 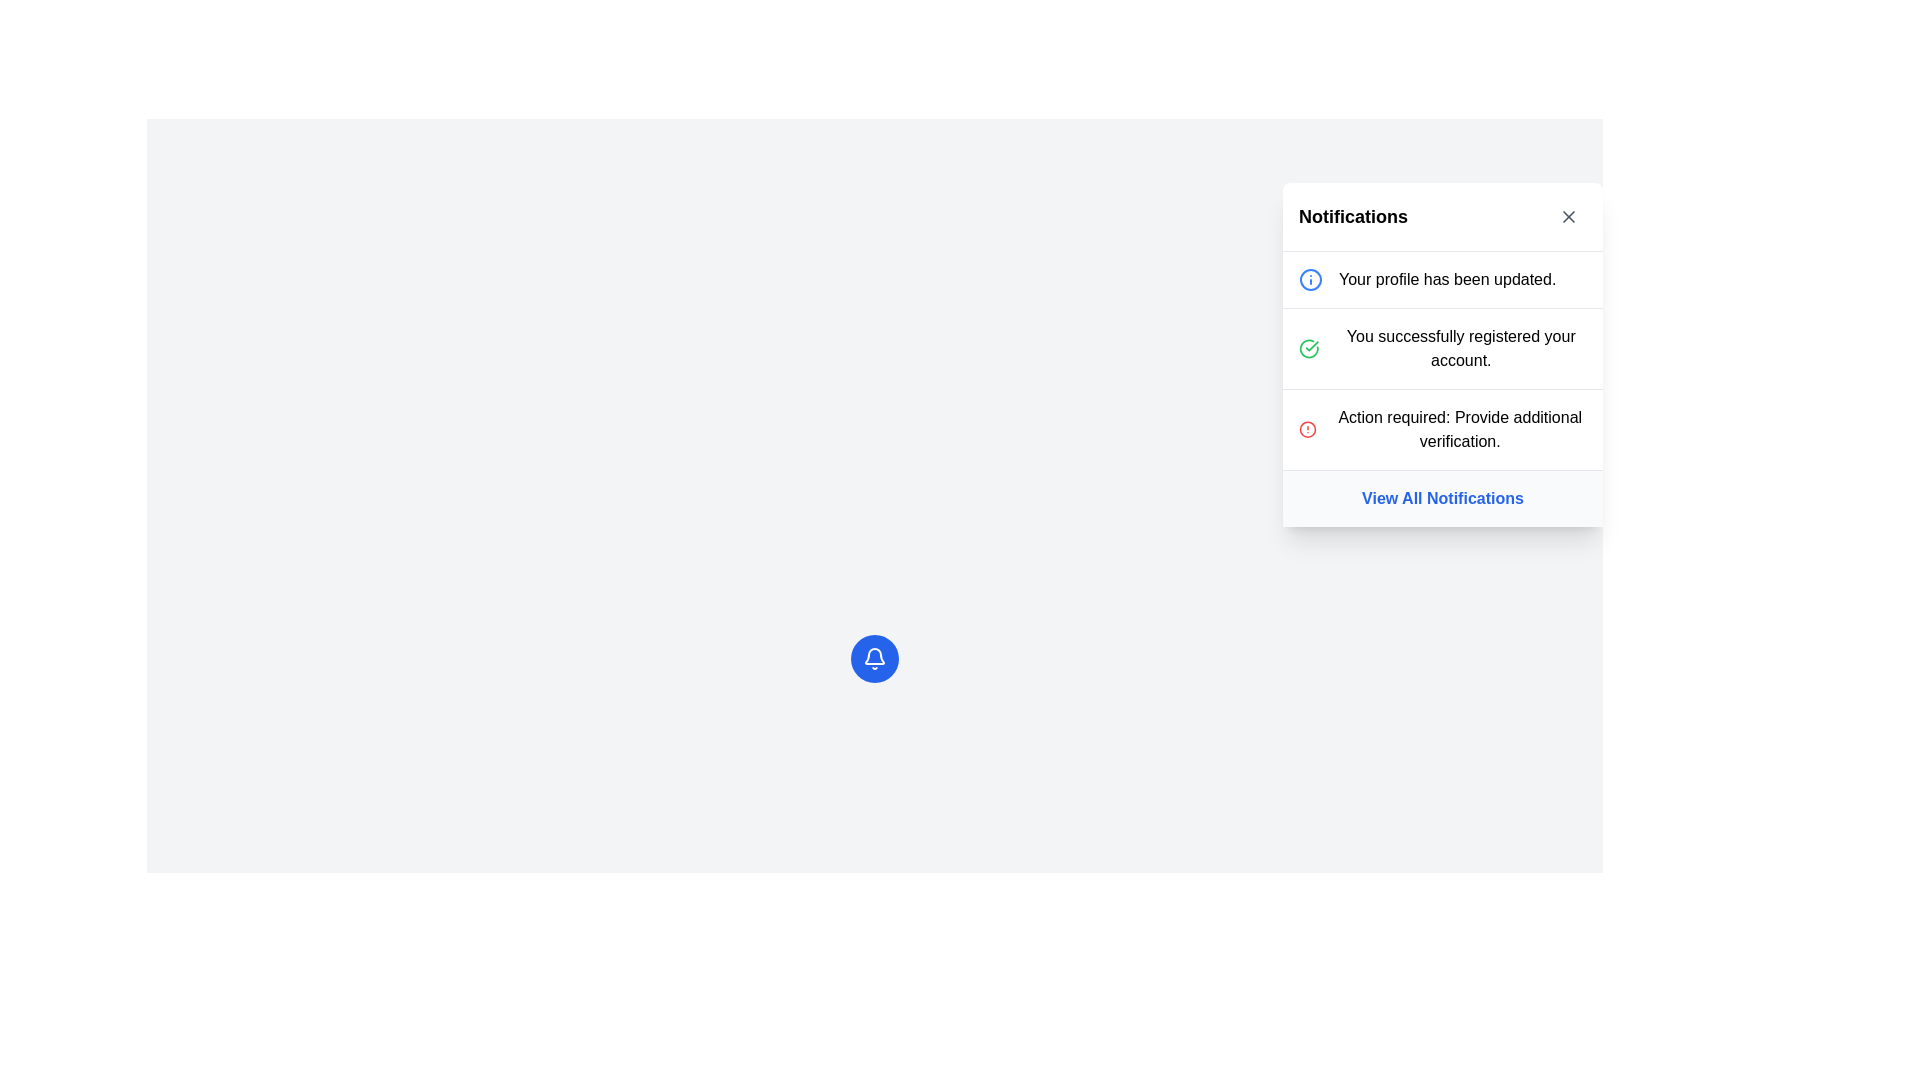 What do you see at coordinates (1353, 216) in the screenshot?
I see `text label that serves as the title for the notification section, located at the top left of the notification panel header` at bounding box center [1353, 216].